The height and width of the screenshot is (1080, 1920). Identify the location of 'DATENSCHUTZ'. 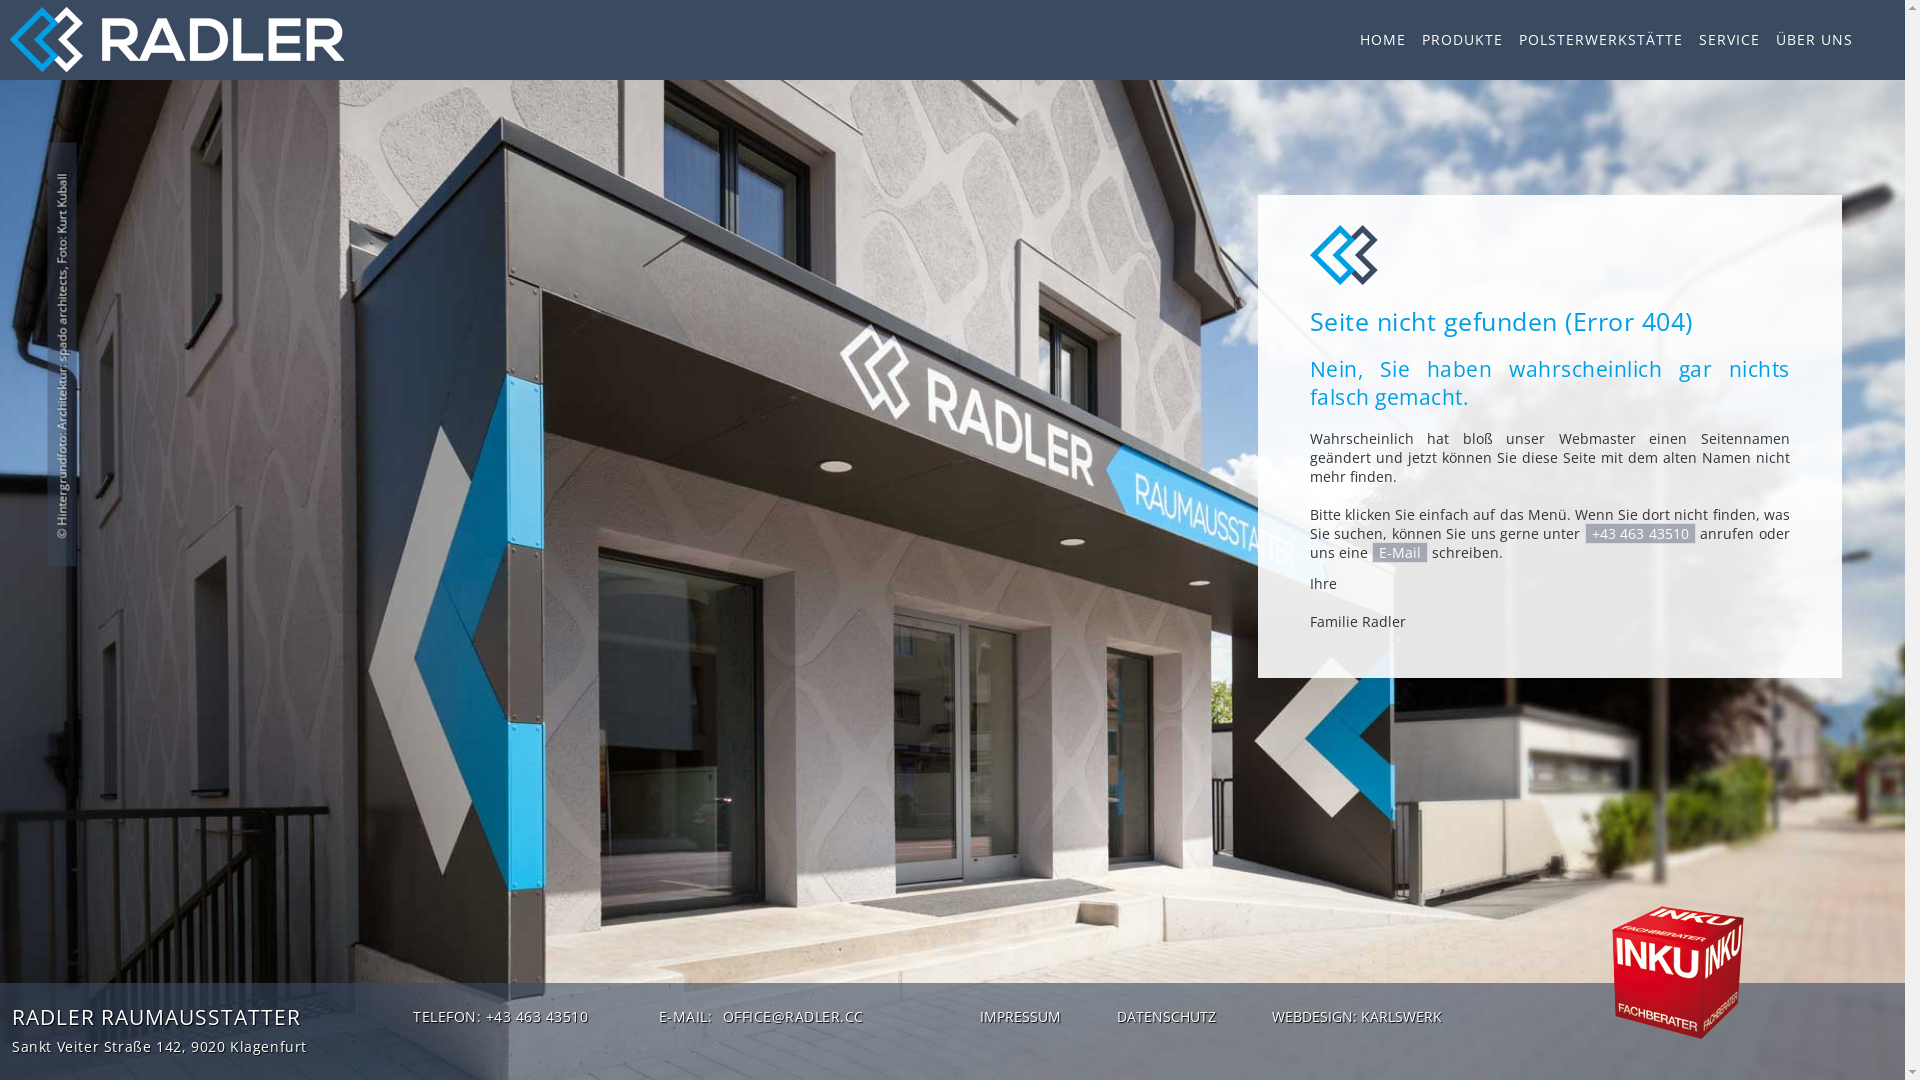
(1108, 1017).